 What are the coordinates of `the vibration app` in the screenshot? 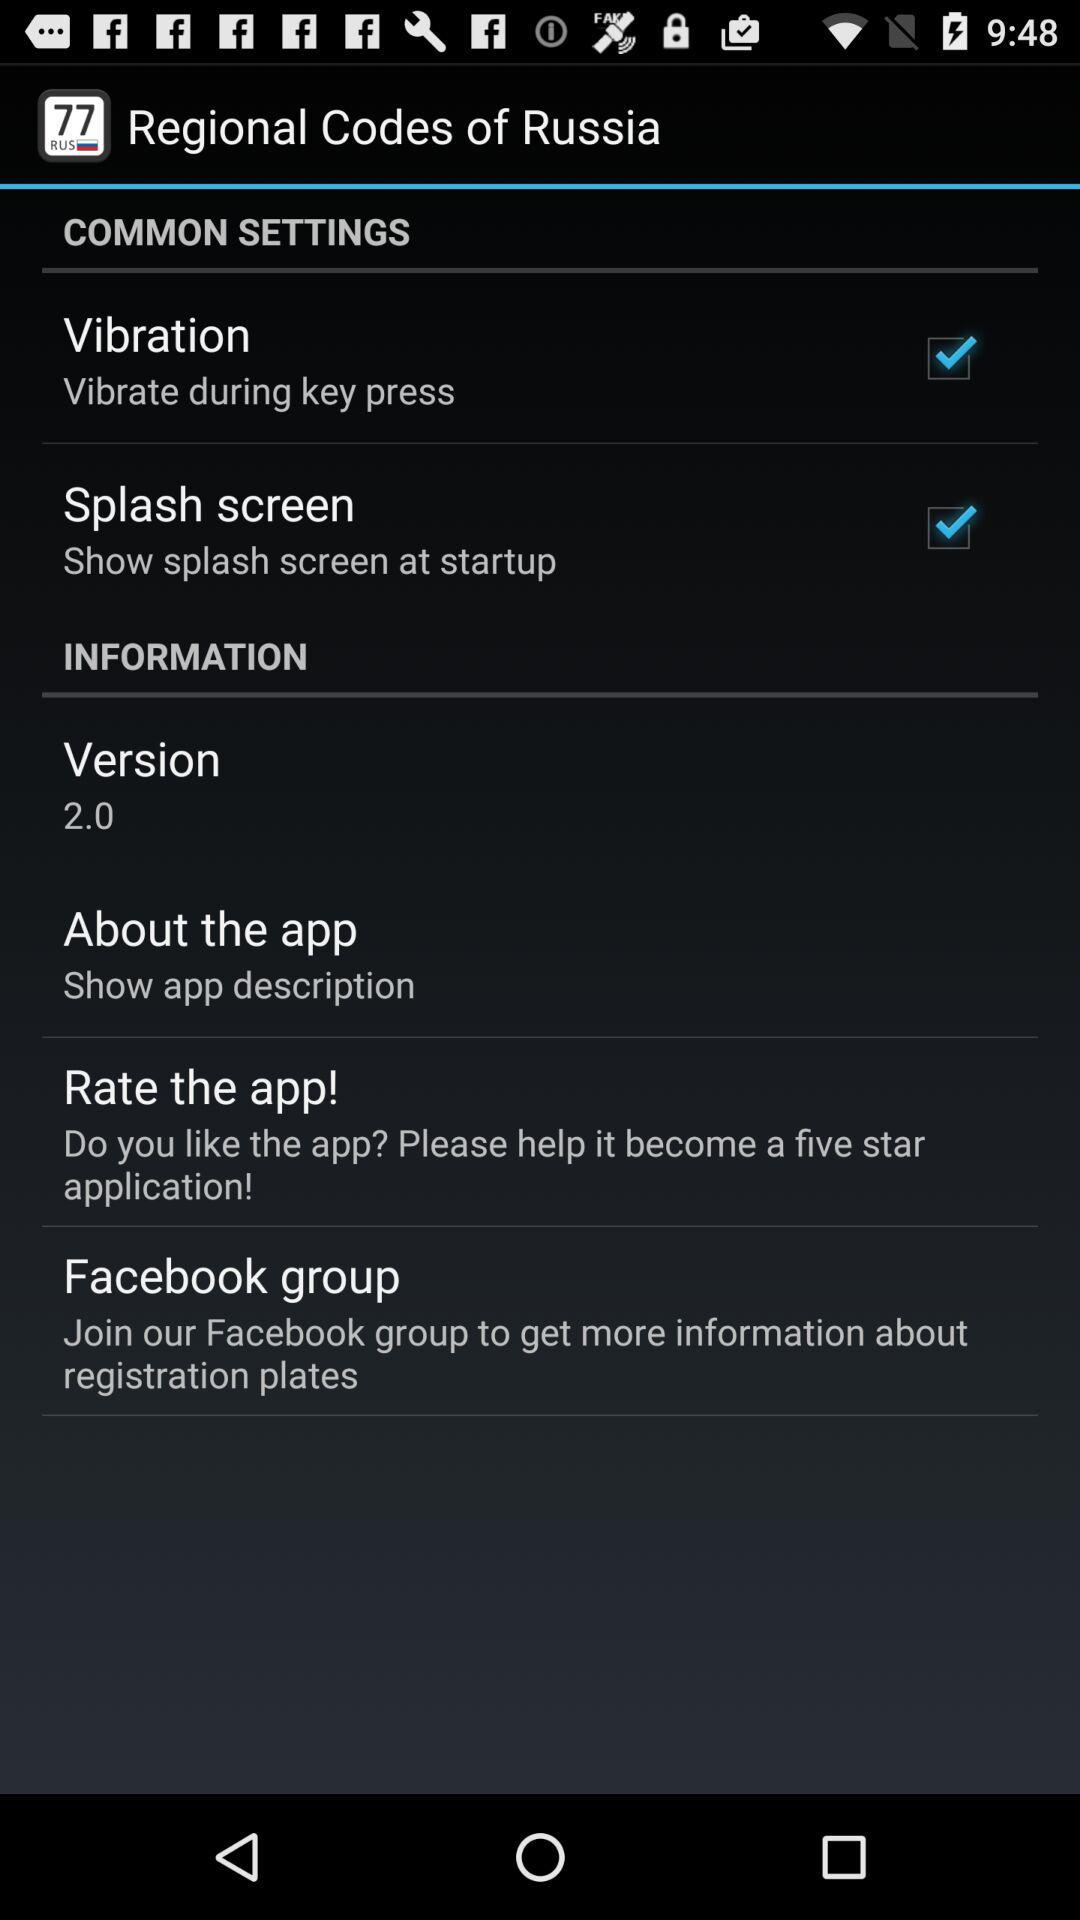 It's located at (156, 333).